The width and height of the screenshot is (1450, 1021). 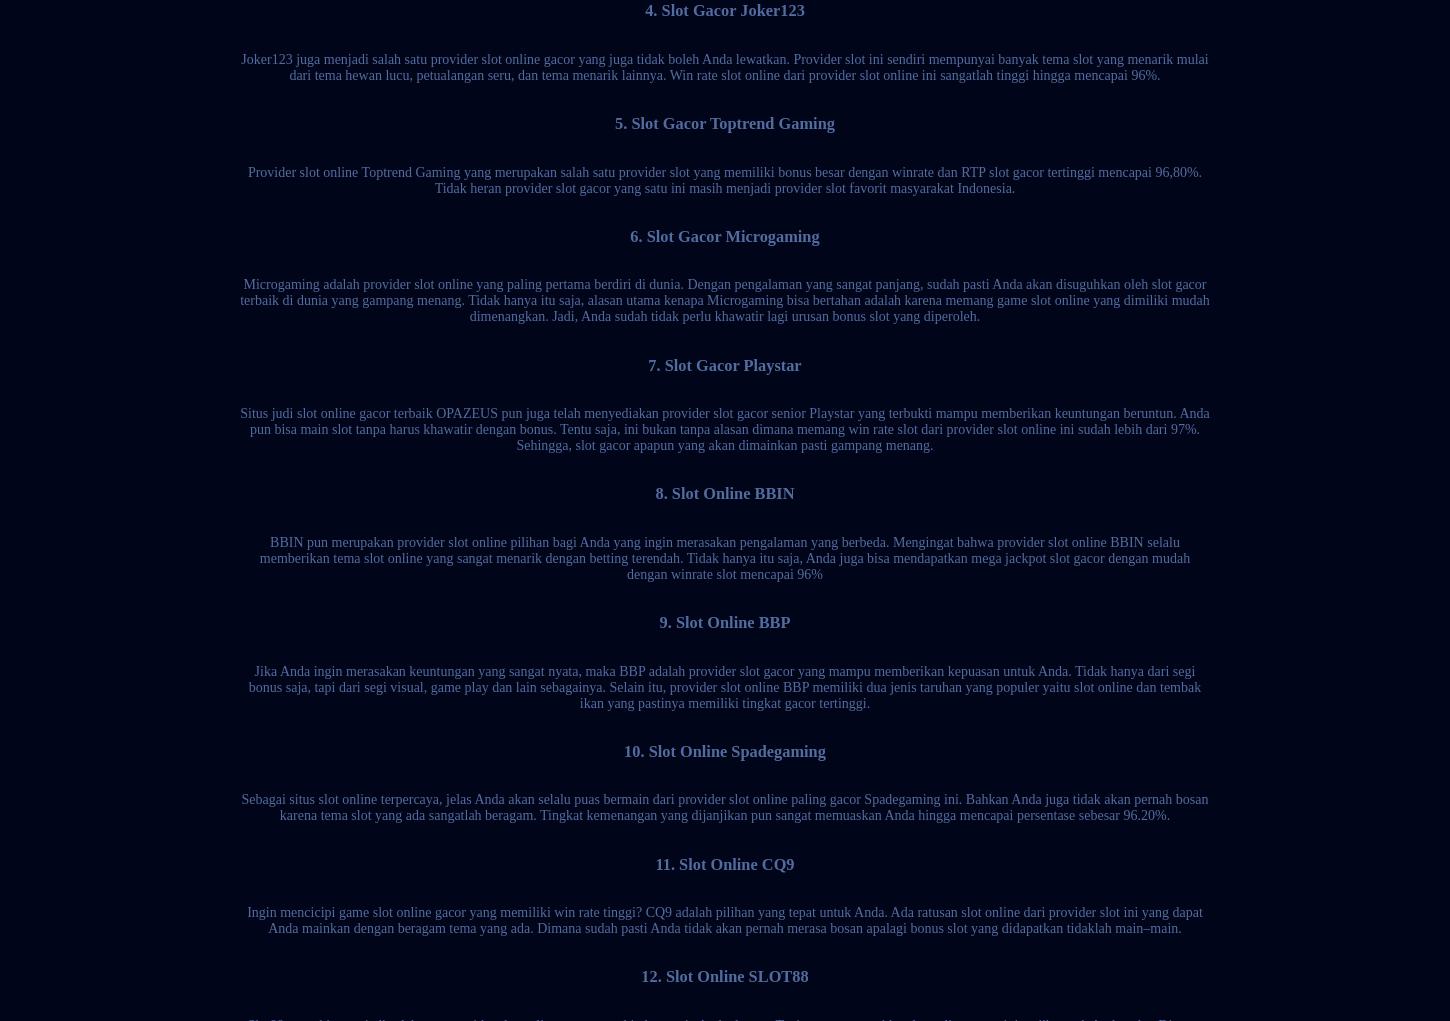 I want to click on 'Jika Anda ingin merasakan keuntungan yang sangat nyata, maka BBP adalah provider slot gacor yang mampu memberikan kepuasan untuk Anda. Tidak hanya dari segi bonus saja, tapi dari segi visual, game play dan lain sebagainya. Selain itu, provider slot online BBP memiliki dua jenis taruhan yang populer yaitu slot online dan tembak ikan yang pastinya memiliki tingkat gacor tertinggi.', so click(x=247, y=686).